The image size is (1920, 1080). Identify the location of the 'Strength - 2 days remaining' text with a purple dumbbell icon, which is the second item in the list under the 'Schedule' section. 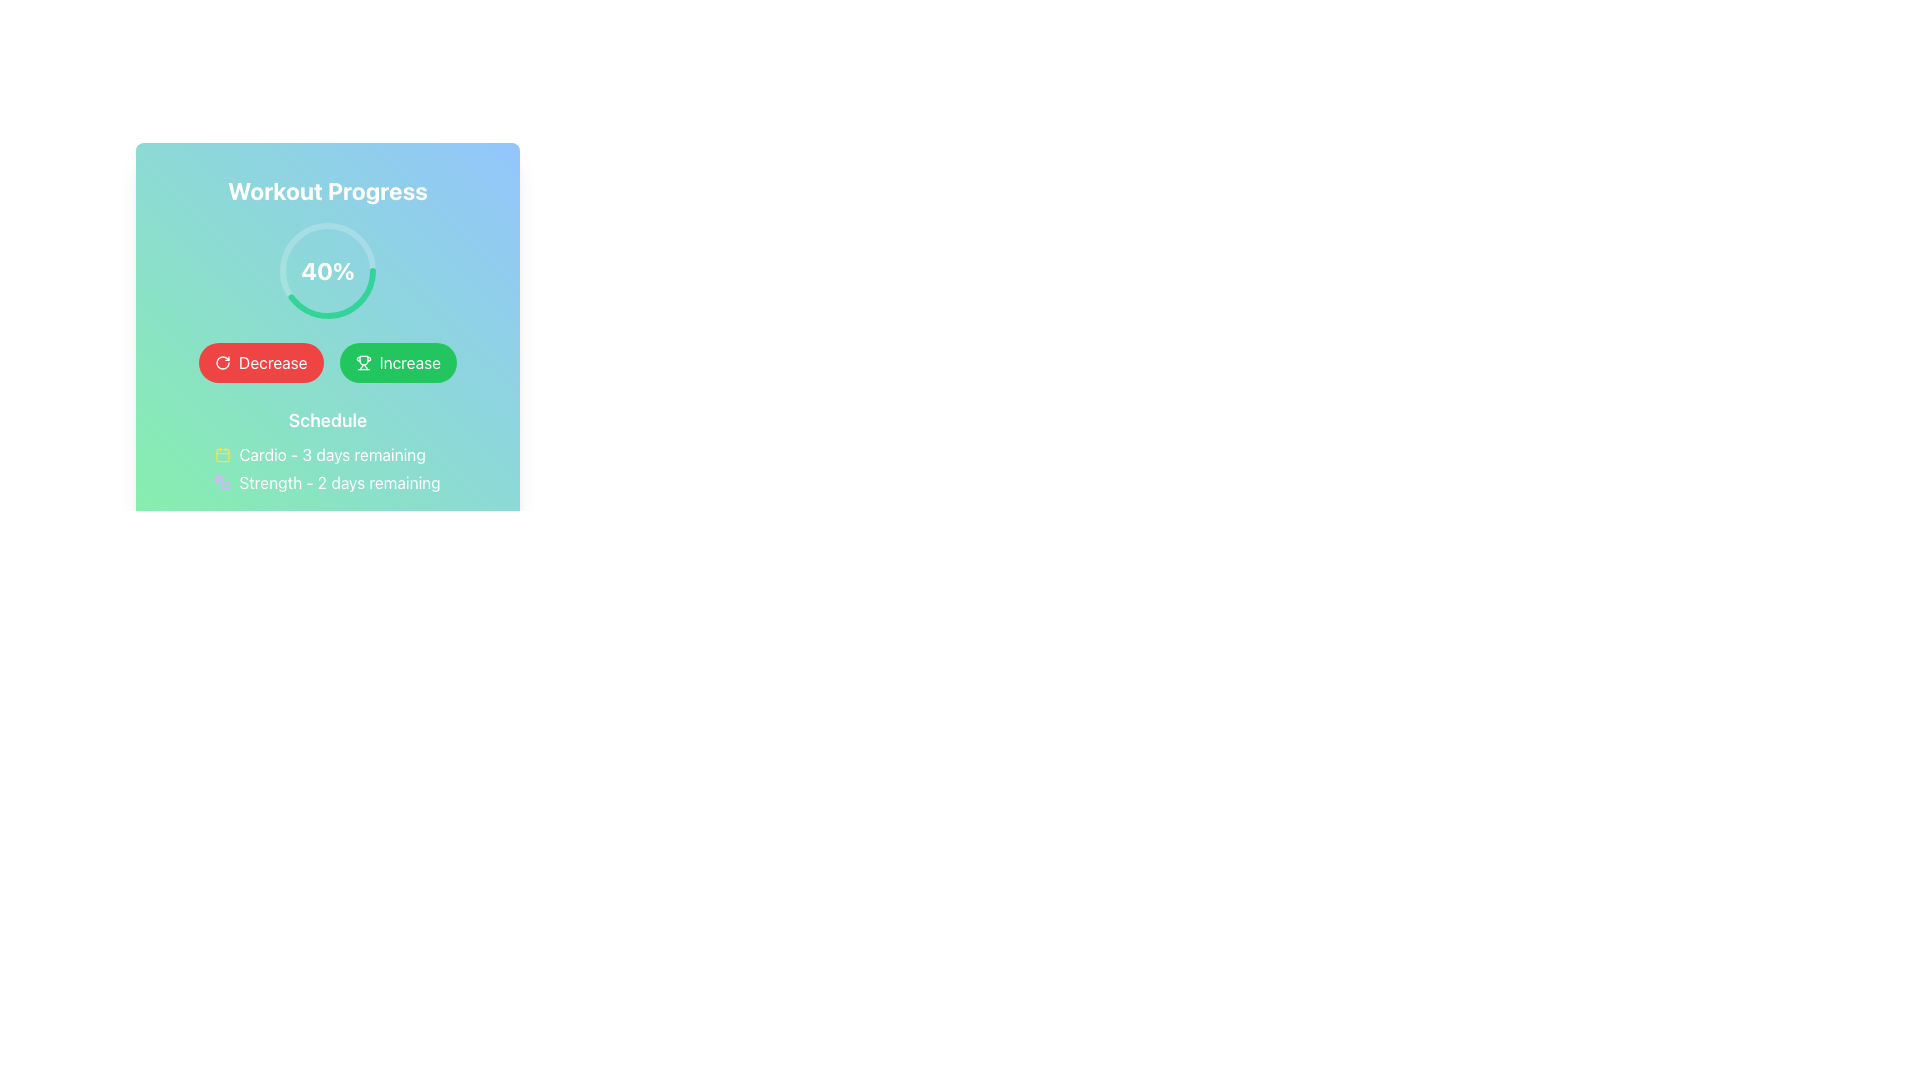
(327, 482).